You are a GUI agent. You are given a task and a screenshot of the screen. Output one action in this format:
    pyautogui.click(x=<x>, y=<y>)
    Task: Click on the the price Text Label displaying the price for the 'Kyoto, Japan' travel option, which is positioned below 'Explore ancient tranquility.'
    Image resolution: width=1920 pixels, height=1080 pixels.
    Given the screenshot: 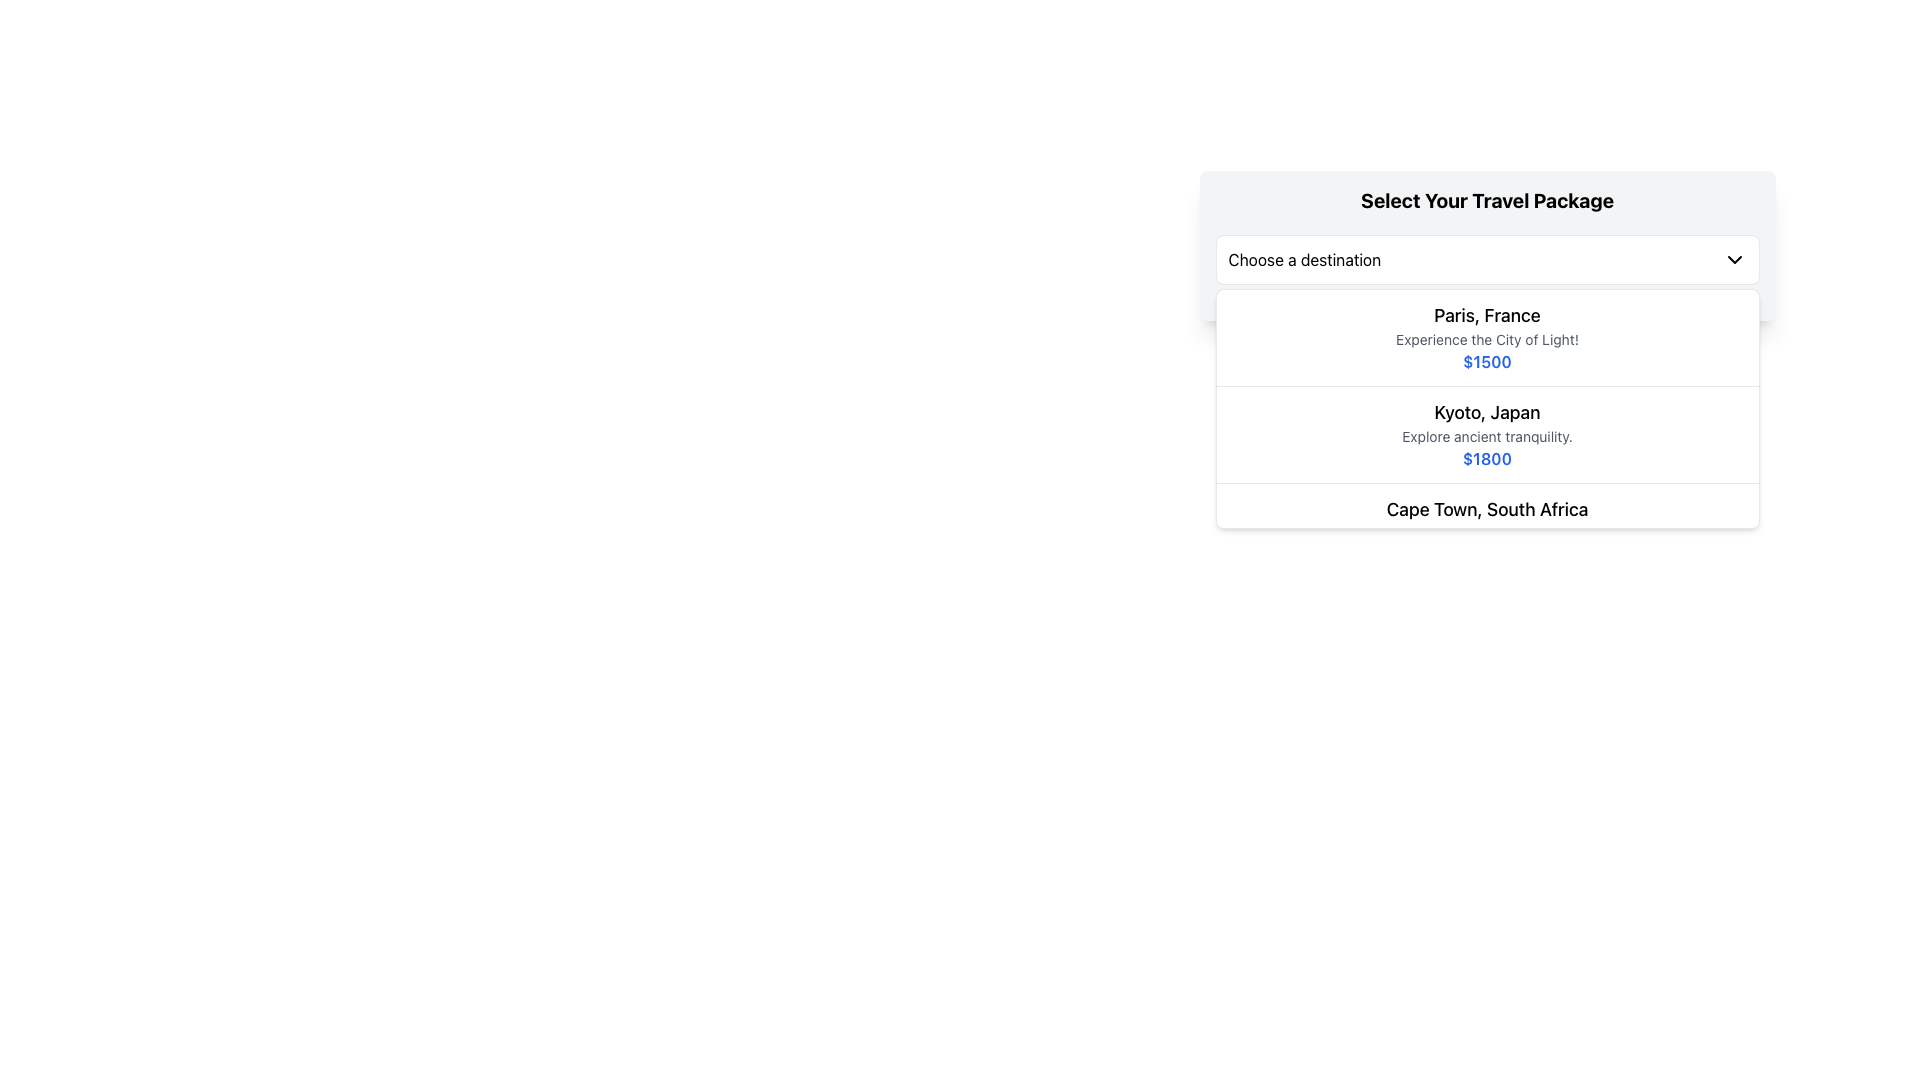 What is the action you would take?
    pyautogui.click(x=1487, y=459)
    